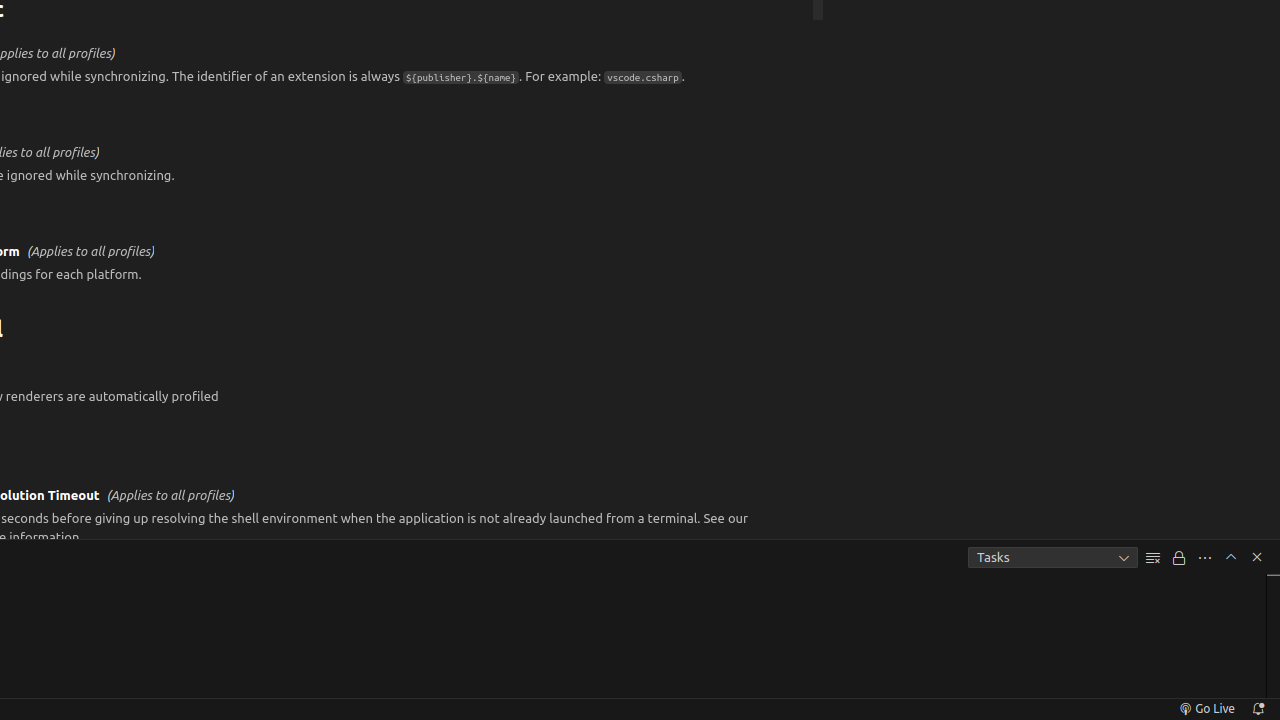  What do you see at coordinates (1256, 707) in the screenshot?
I see `'Notifications'` at bounding box center [1256, 707].